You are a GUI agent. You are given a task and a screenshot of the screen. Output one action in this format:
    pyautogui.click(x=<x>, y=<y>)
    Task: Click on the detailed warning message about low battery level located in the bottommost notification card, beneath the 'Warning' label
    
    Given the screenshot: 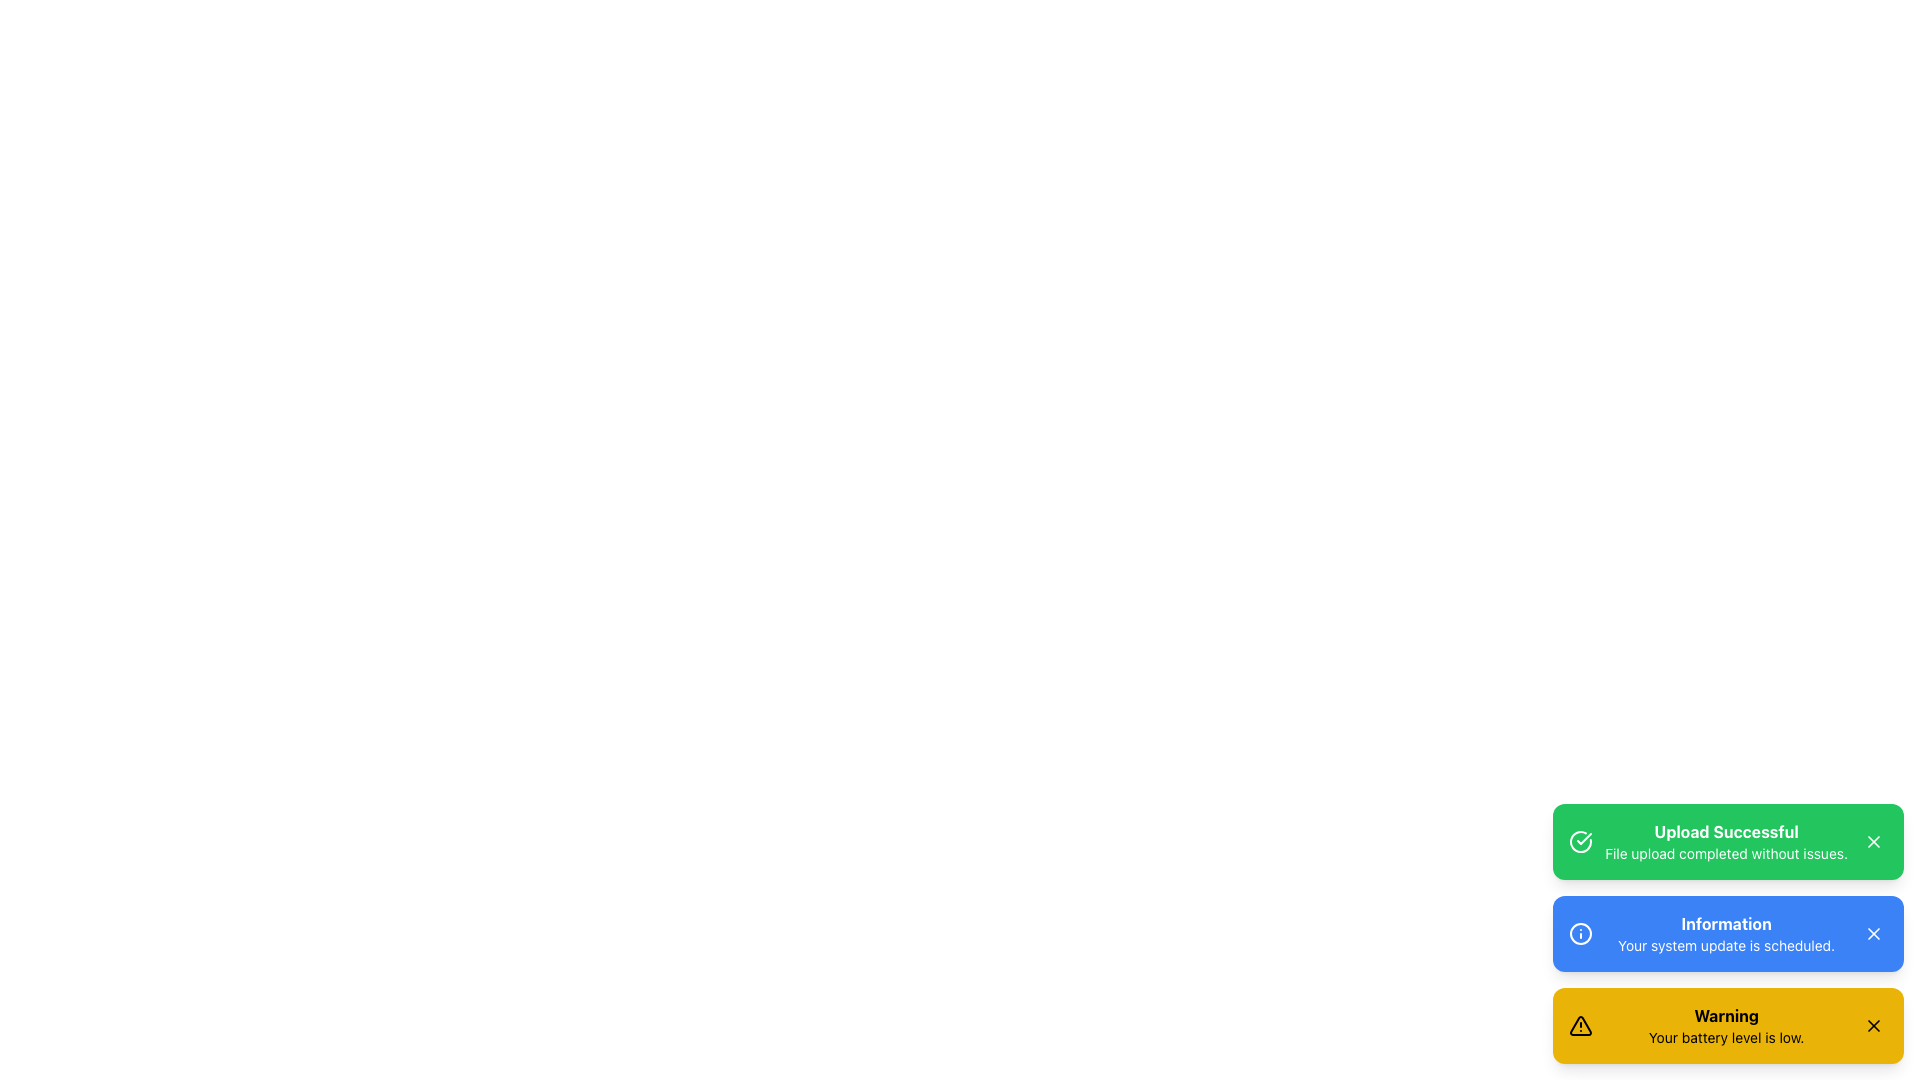 What is the action you would take?
    pyautogui.click(x=1725, y=1036)
    